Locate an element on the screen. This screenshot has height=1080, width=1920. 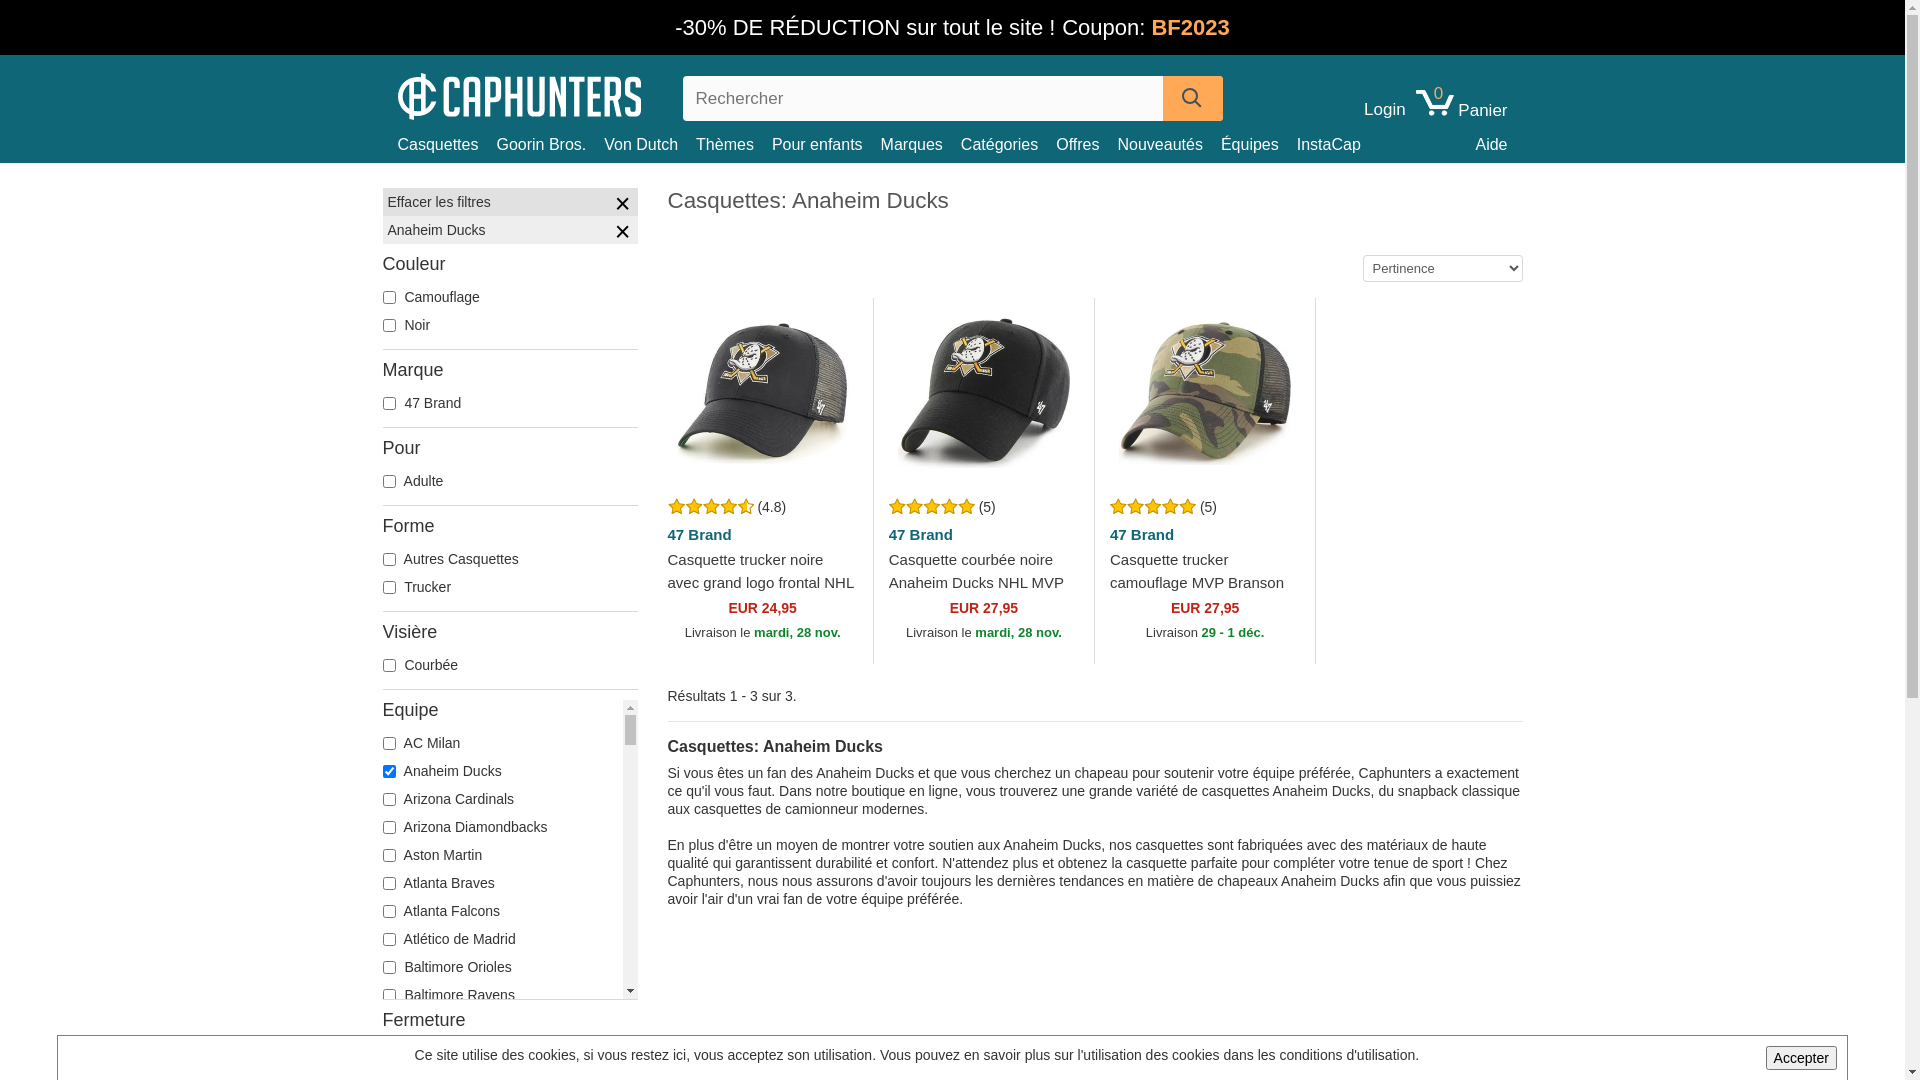
'Accepter' is located at coordinates (1801, 1056).